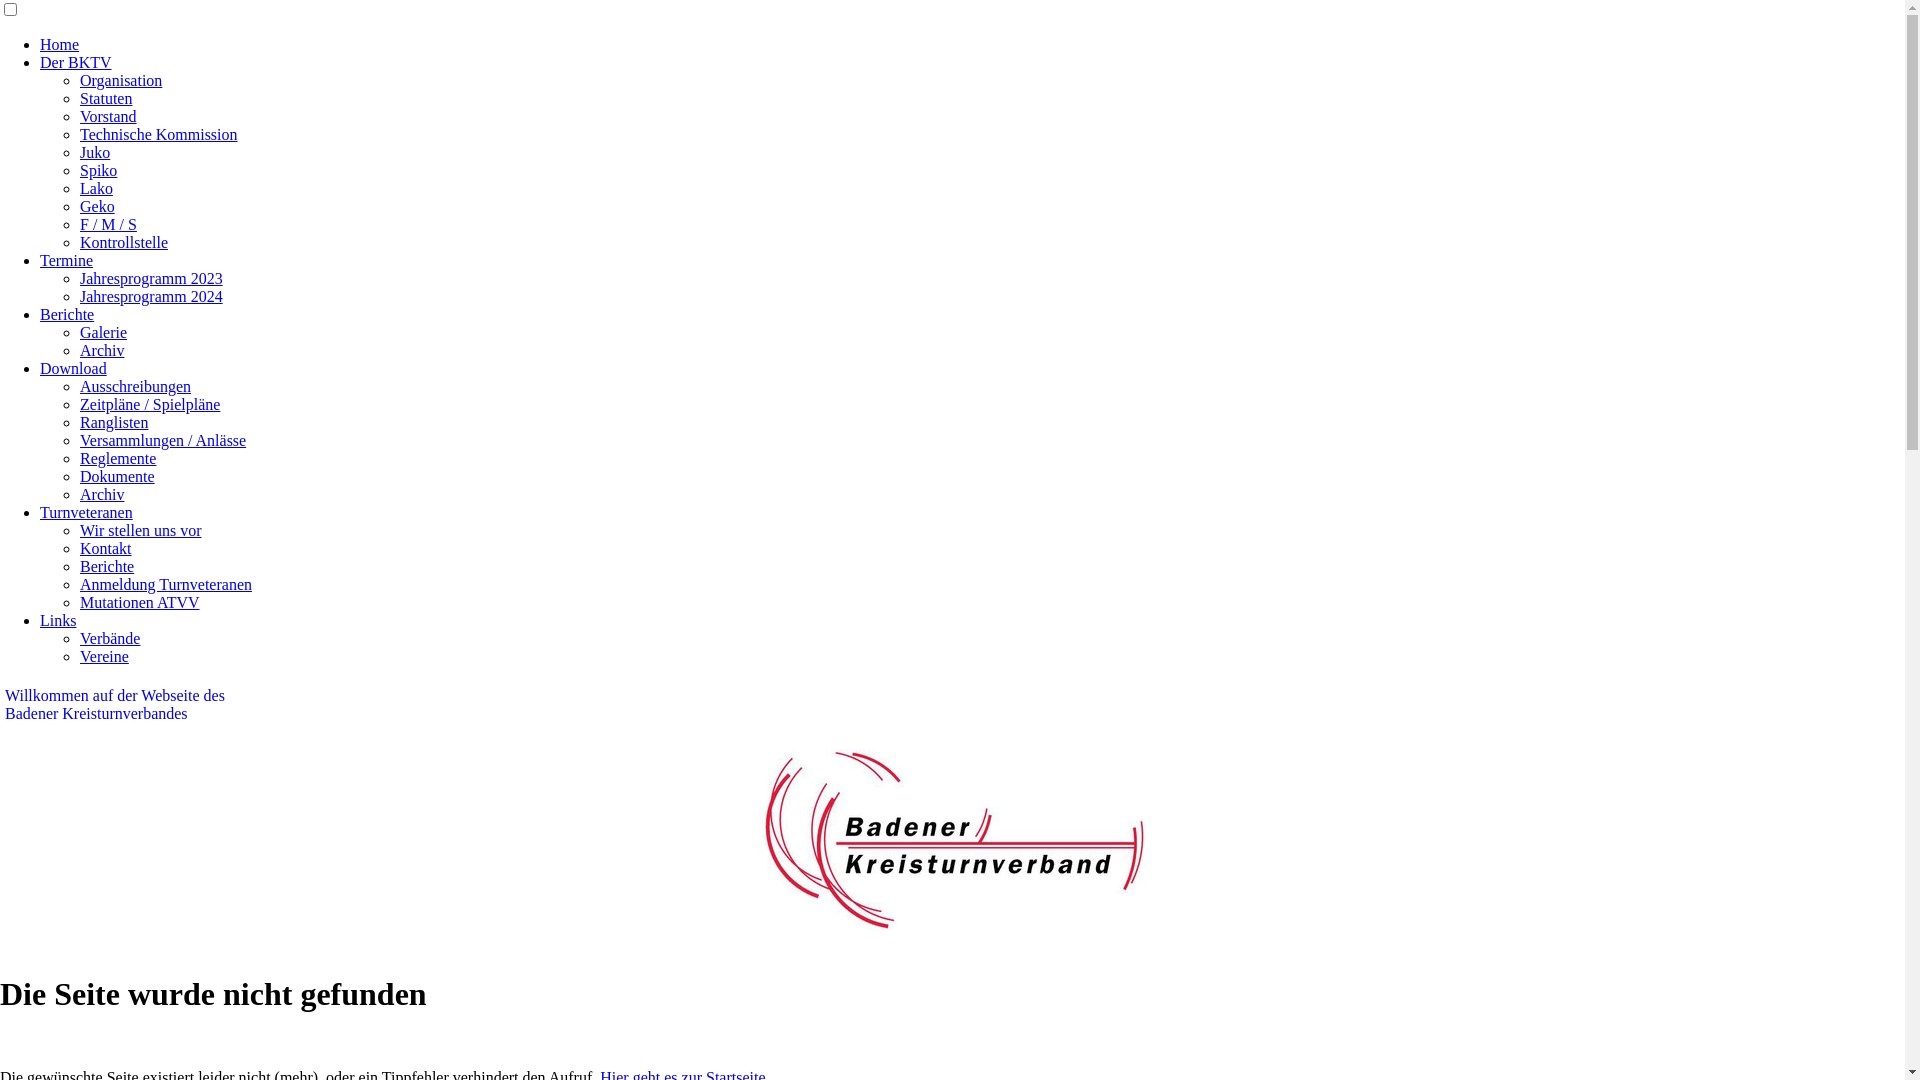 The width and height of the screenshot is (1920, 1080). What do you see at coordinates (80, 601) in the screenshot?
I see `'Mutationen ATVV'` at bounding box center [80, 601].